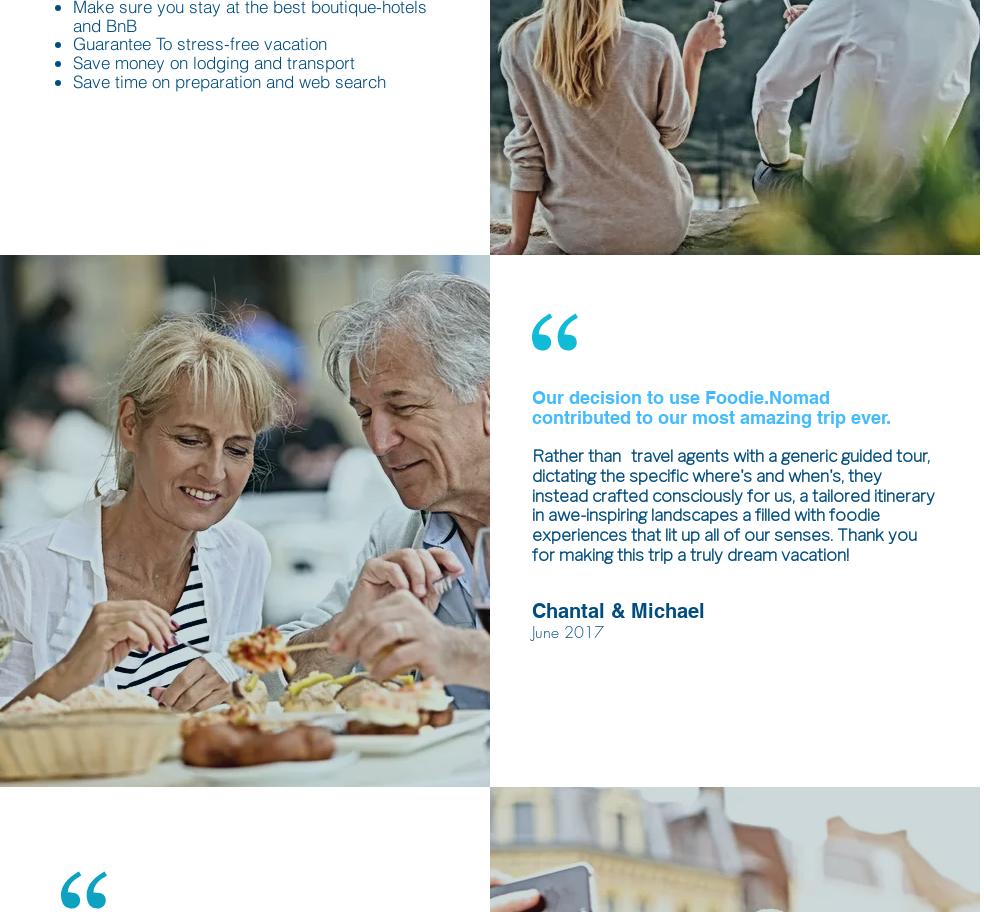 The image size is (984, 912). Describe the element at coordinates (302, 61) in the screenshot. I see `'and transport'` at that location.